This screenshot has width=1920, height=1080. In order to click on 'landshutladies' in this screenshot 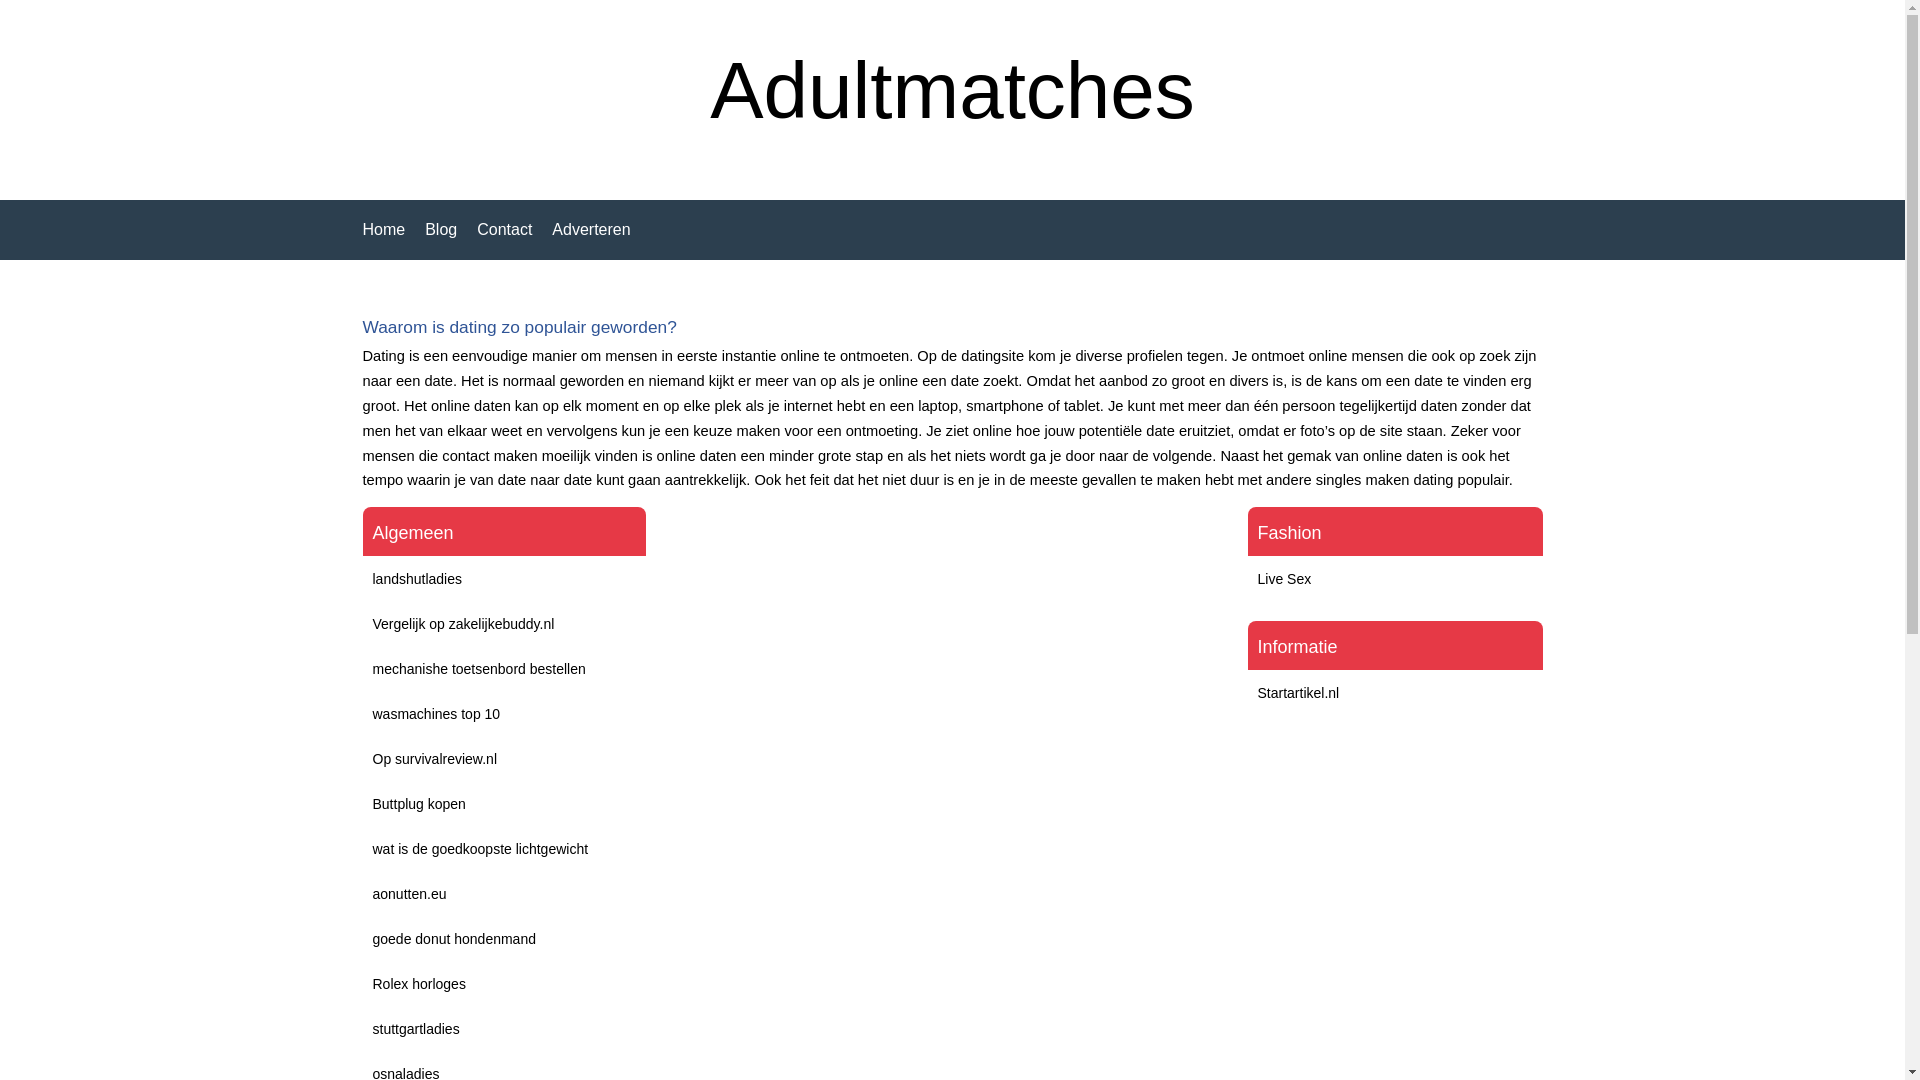, I will do `click(372, 578)`.